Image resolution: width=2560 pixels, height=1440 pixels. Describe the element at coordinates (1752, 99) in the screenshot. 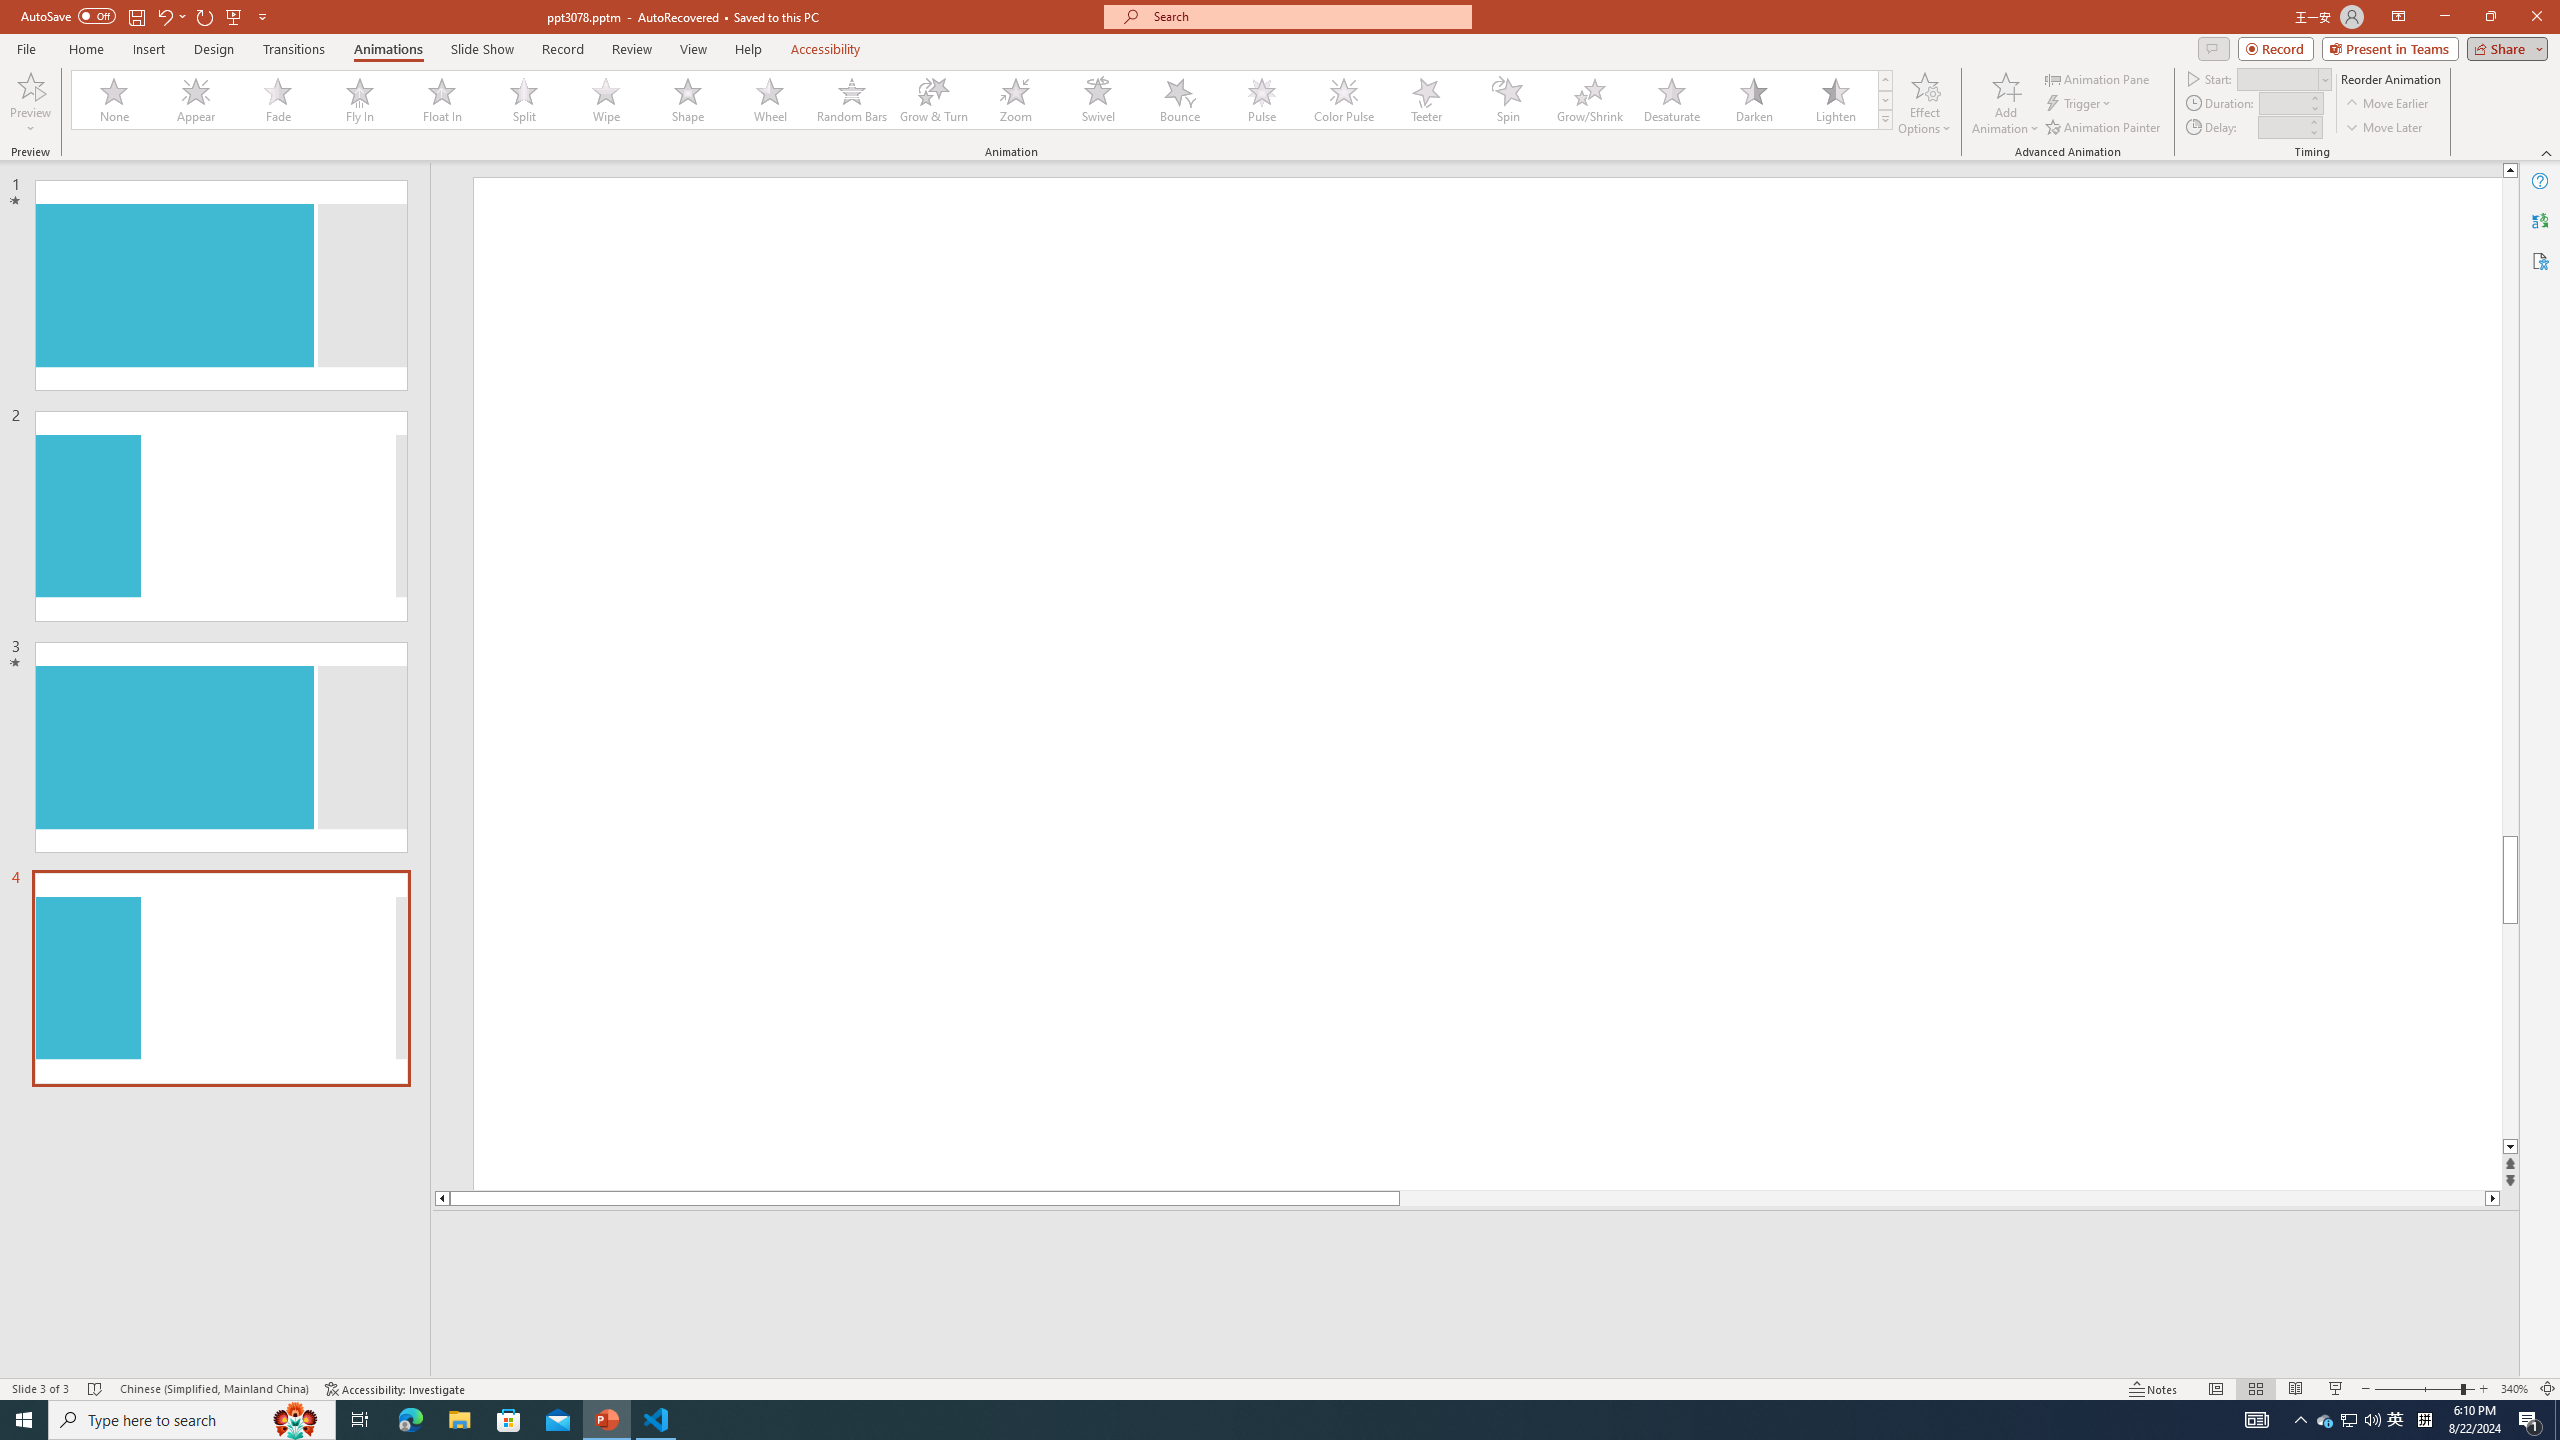

I see `'Darken'` at that location.